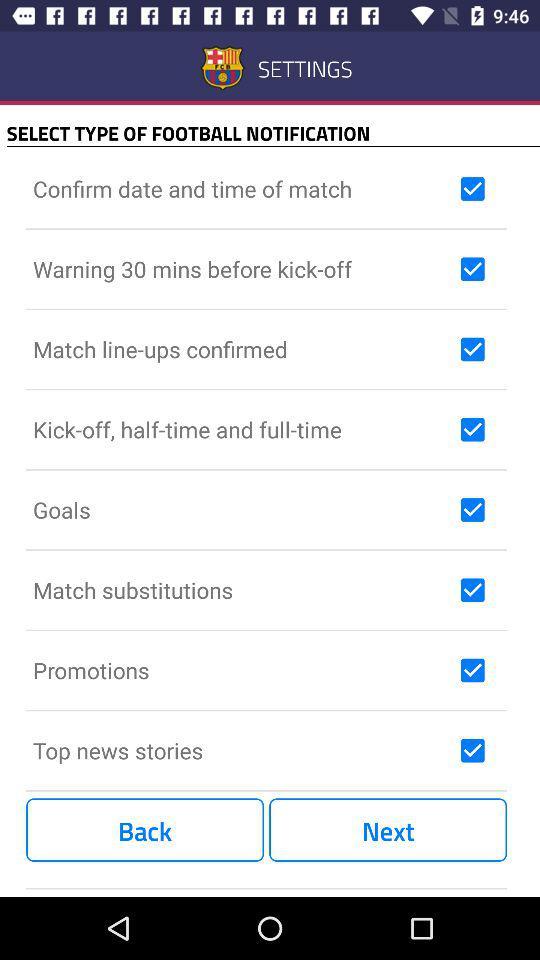 The width and height of the screenshot is (540, 960). Describe the element at coordinates (272, 131) in the screenshot. I see `select type of icon` at that location.